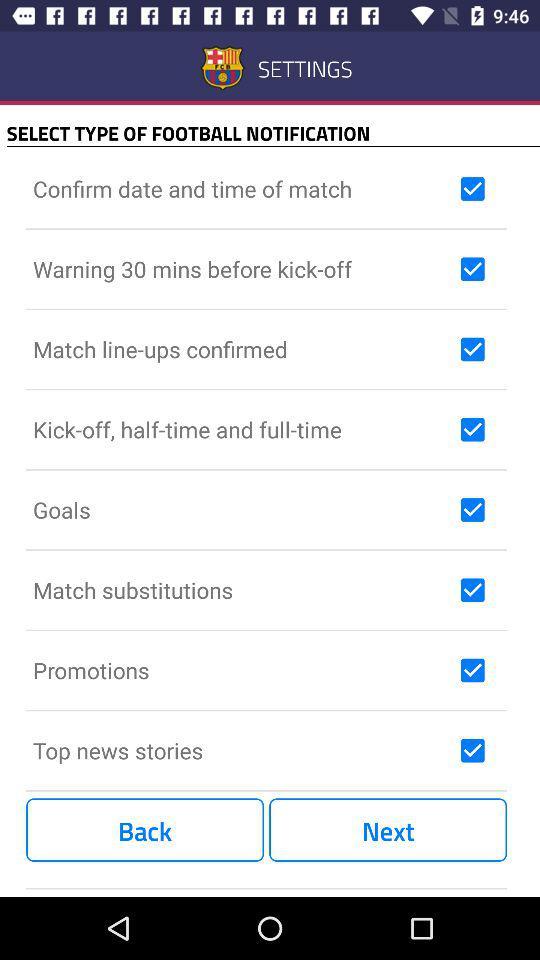 The width and height of the screenshot is (540, 960). Describe the element at coordinates (272, 131) in the screenshot. I see `select type of icon` at that location.